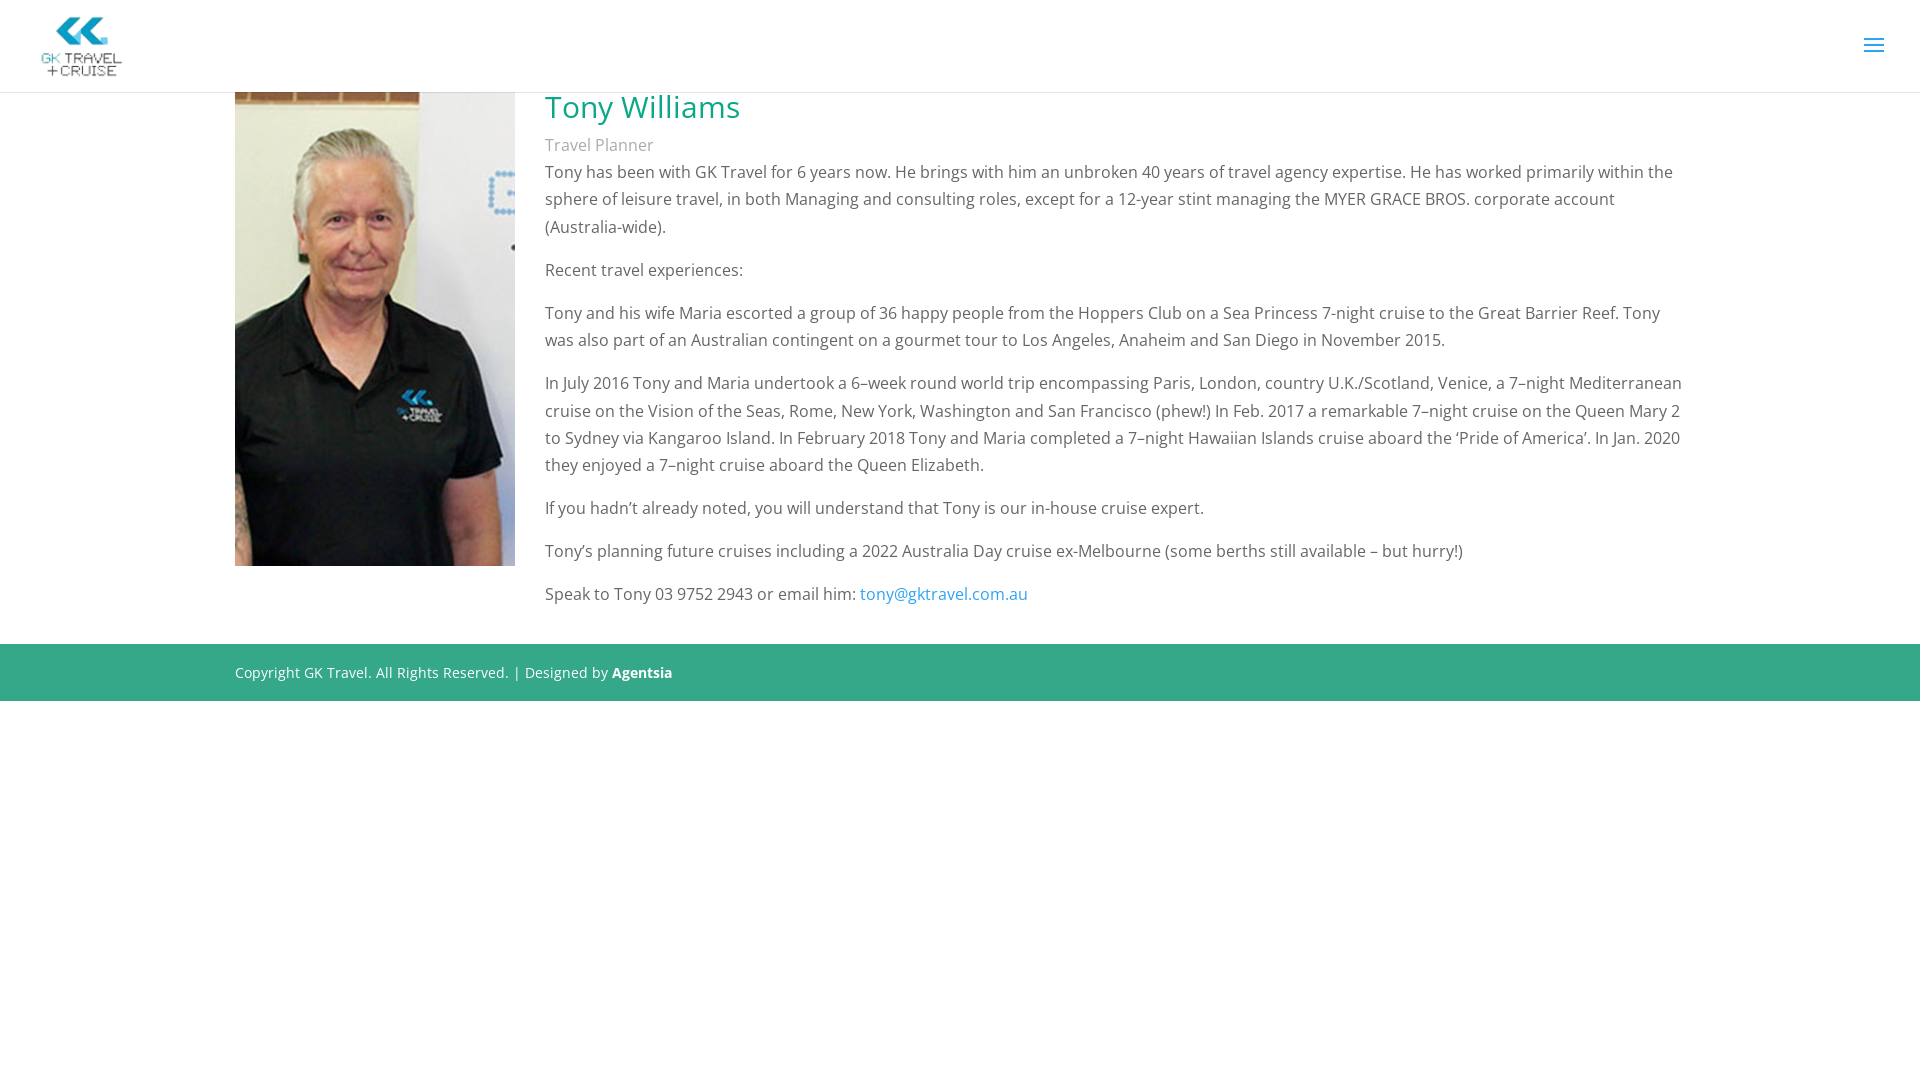 This screenshot has height=1080, width=1920. I want to click on 'tony@gktravel.com.au', so click(859, 593).